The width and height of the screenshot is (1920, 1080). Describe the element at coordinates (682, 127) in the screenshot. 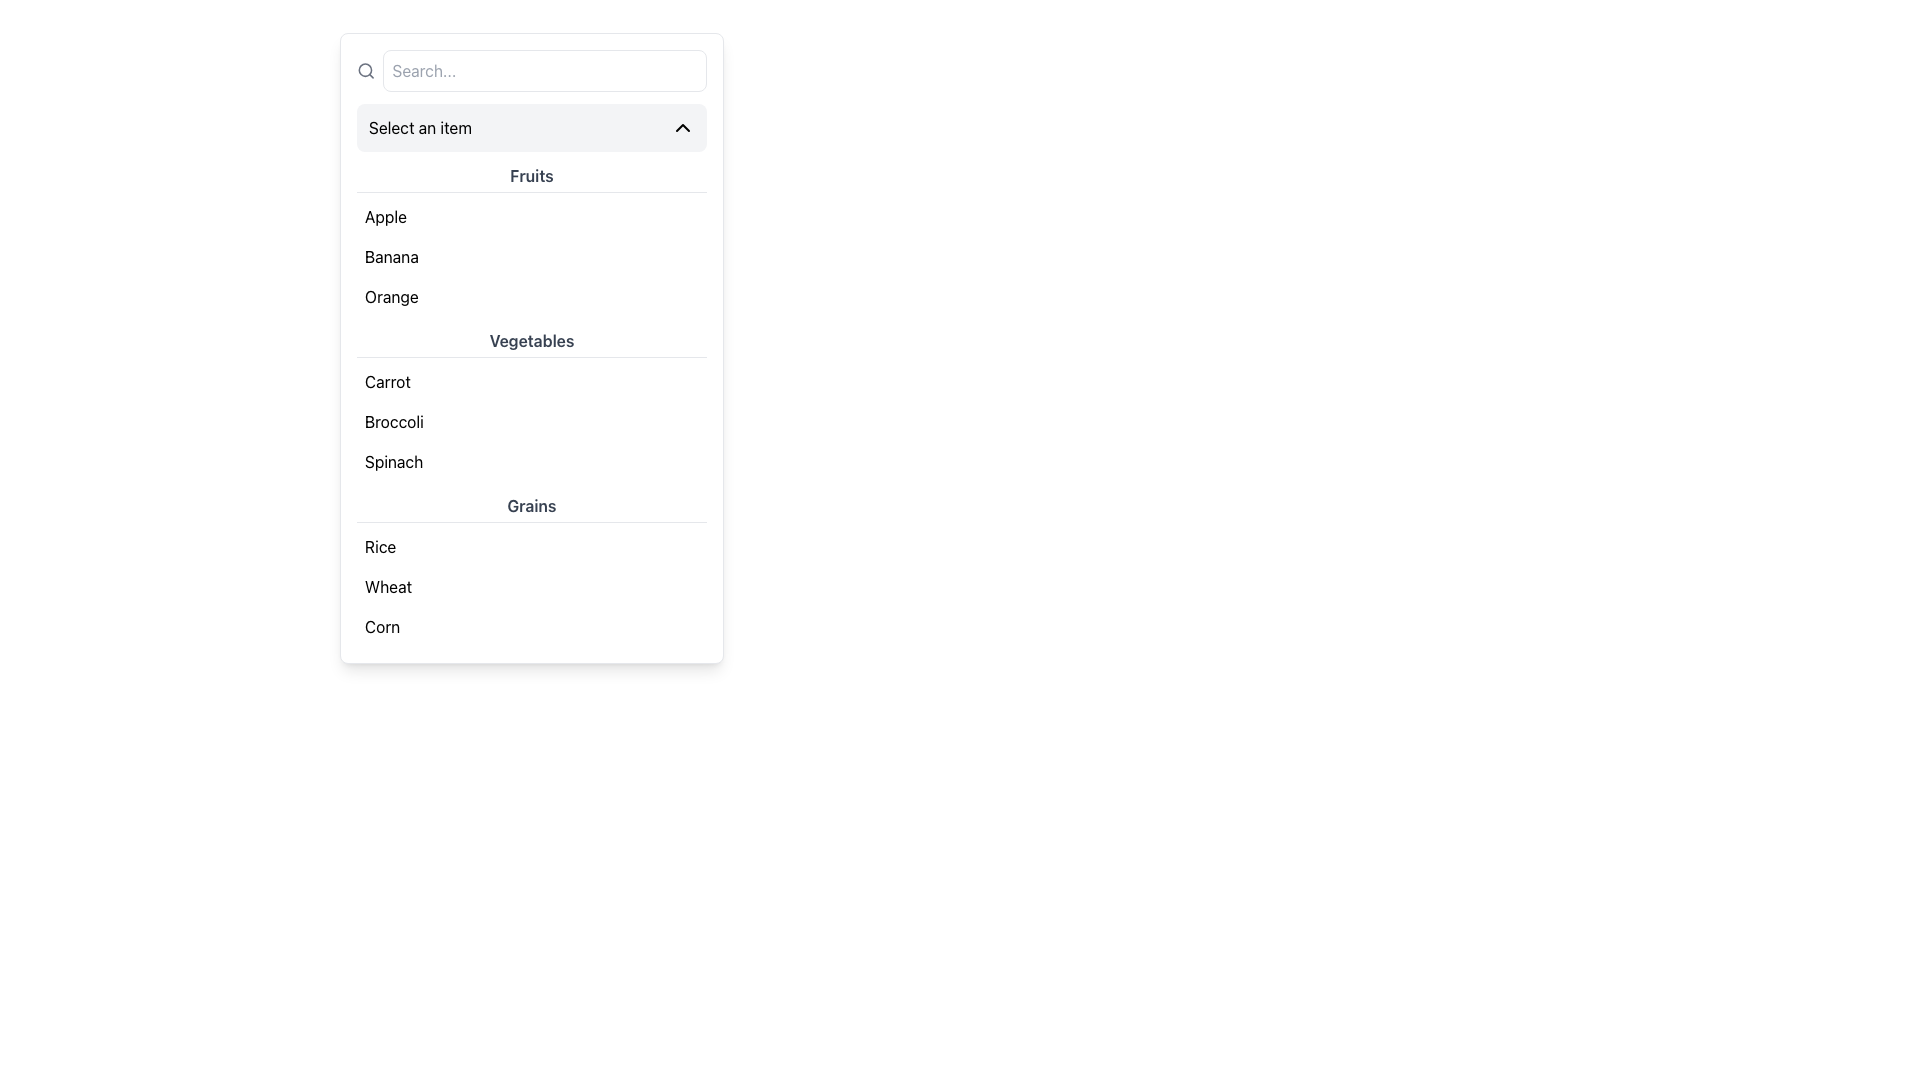

I see `the downward-facing chevron icon located to the right of the 'Select an item' text` at that location.